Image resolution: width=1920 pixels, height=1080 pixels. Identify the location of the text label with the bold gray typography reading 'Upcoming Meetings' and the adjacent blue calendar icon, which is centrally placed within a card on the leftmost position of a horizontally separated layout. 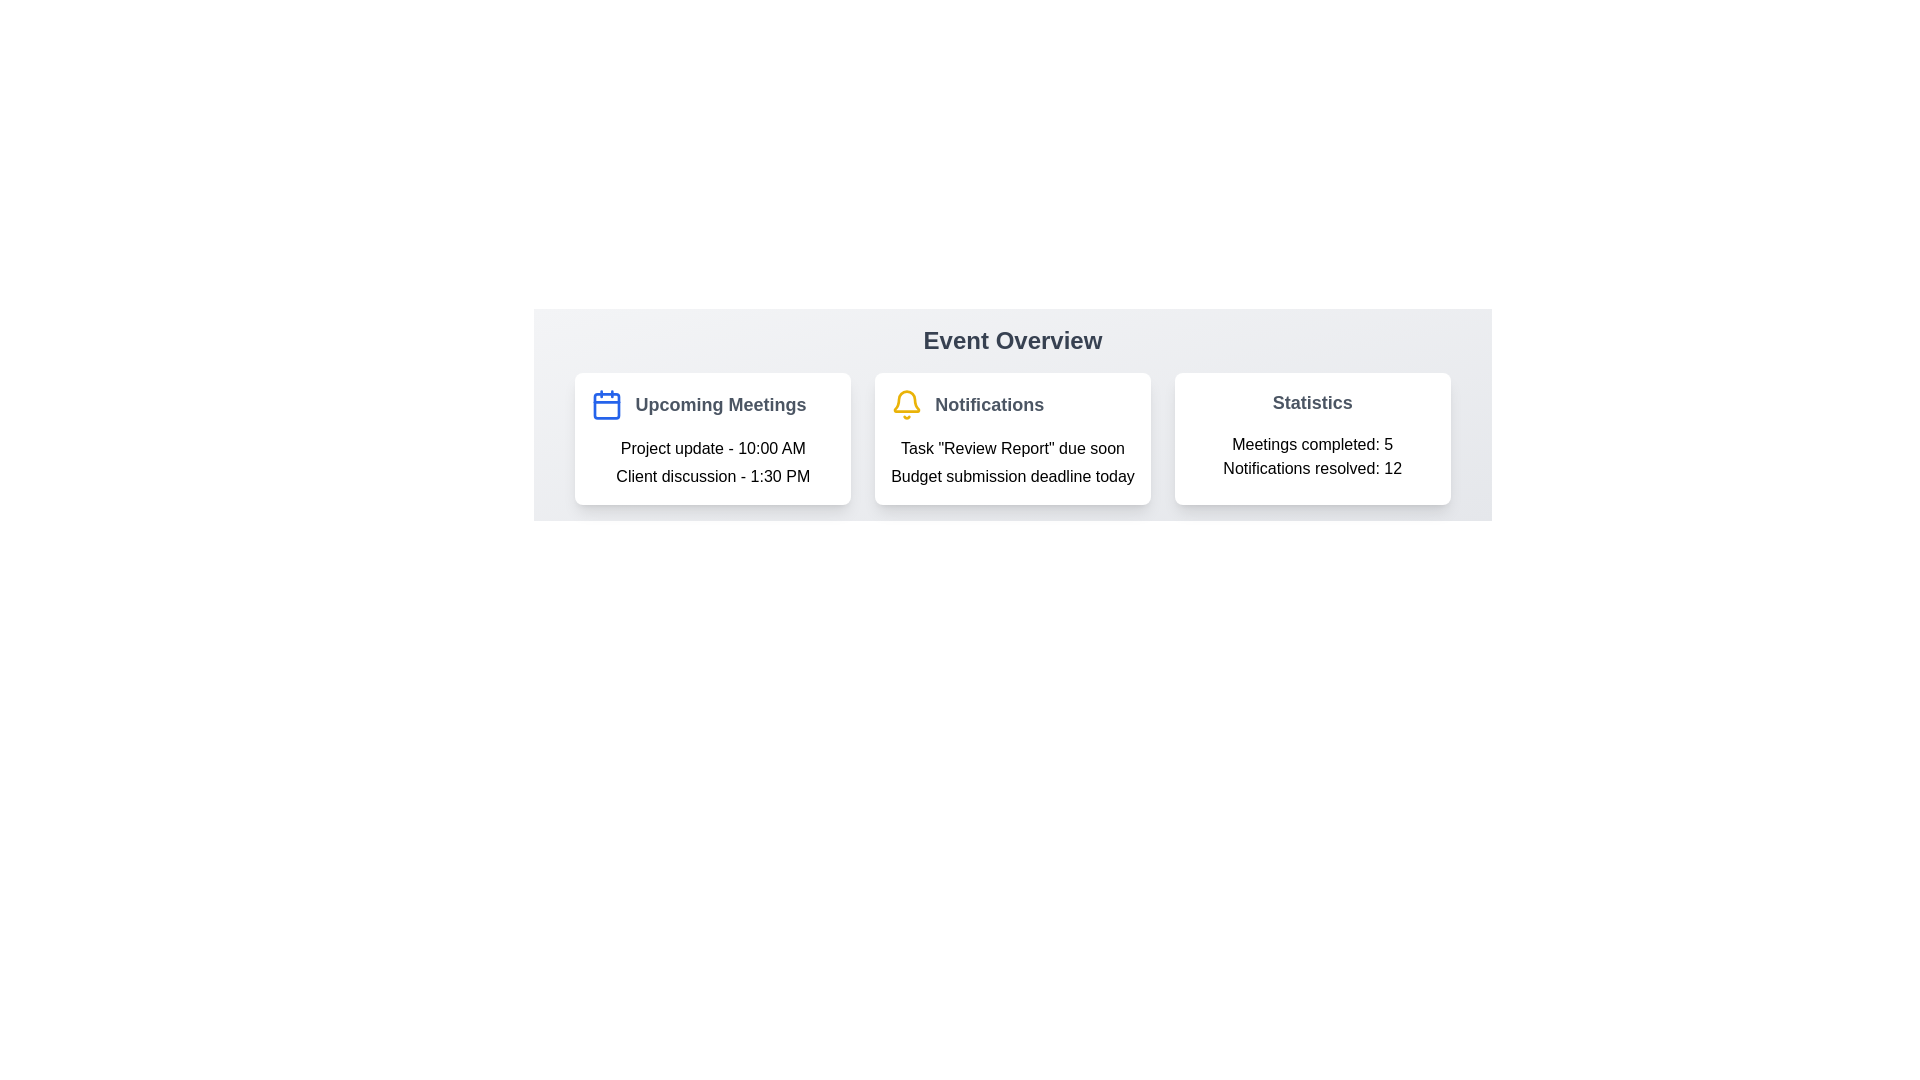
(713, 405).